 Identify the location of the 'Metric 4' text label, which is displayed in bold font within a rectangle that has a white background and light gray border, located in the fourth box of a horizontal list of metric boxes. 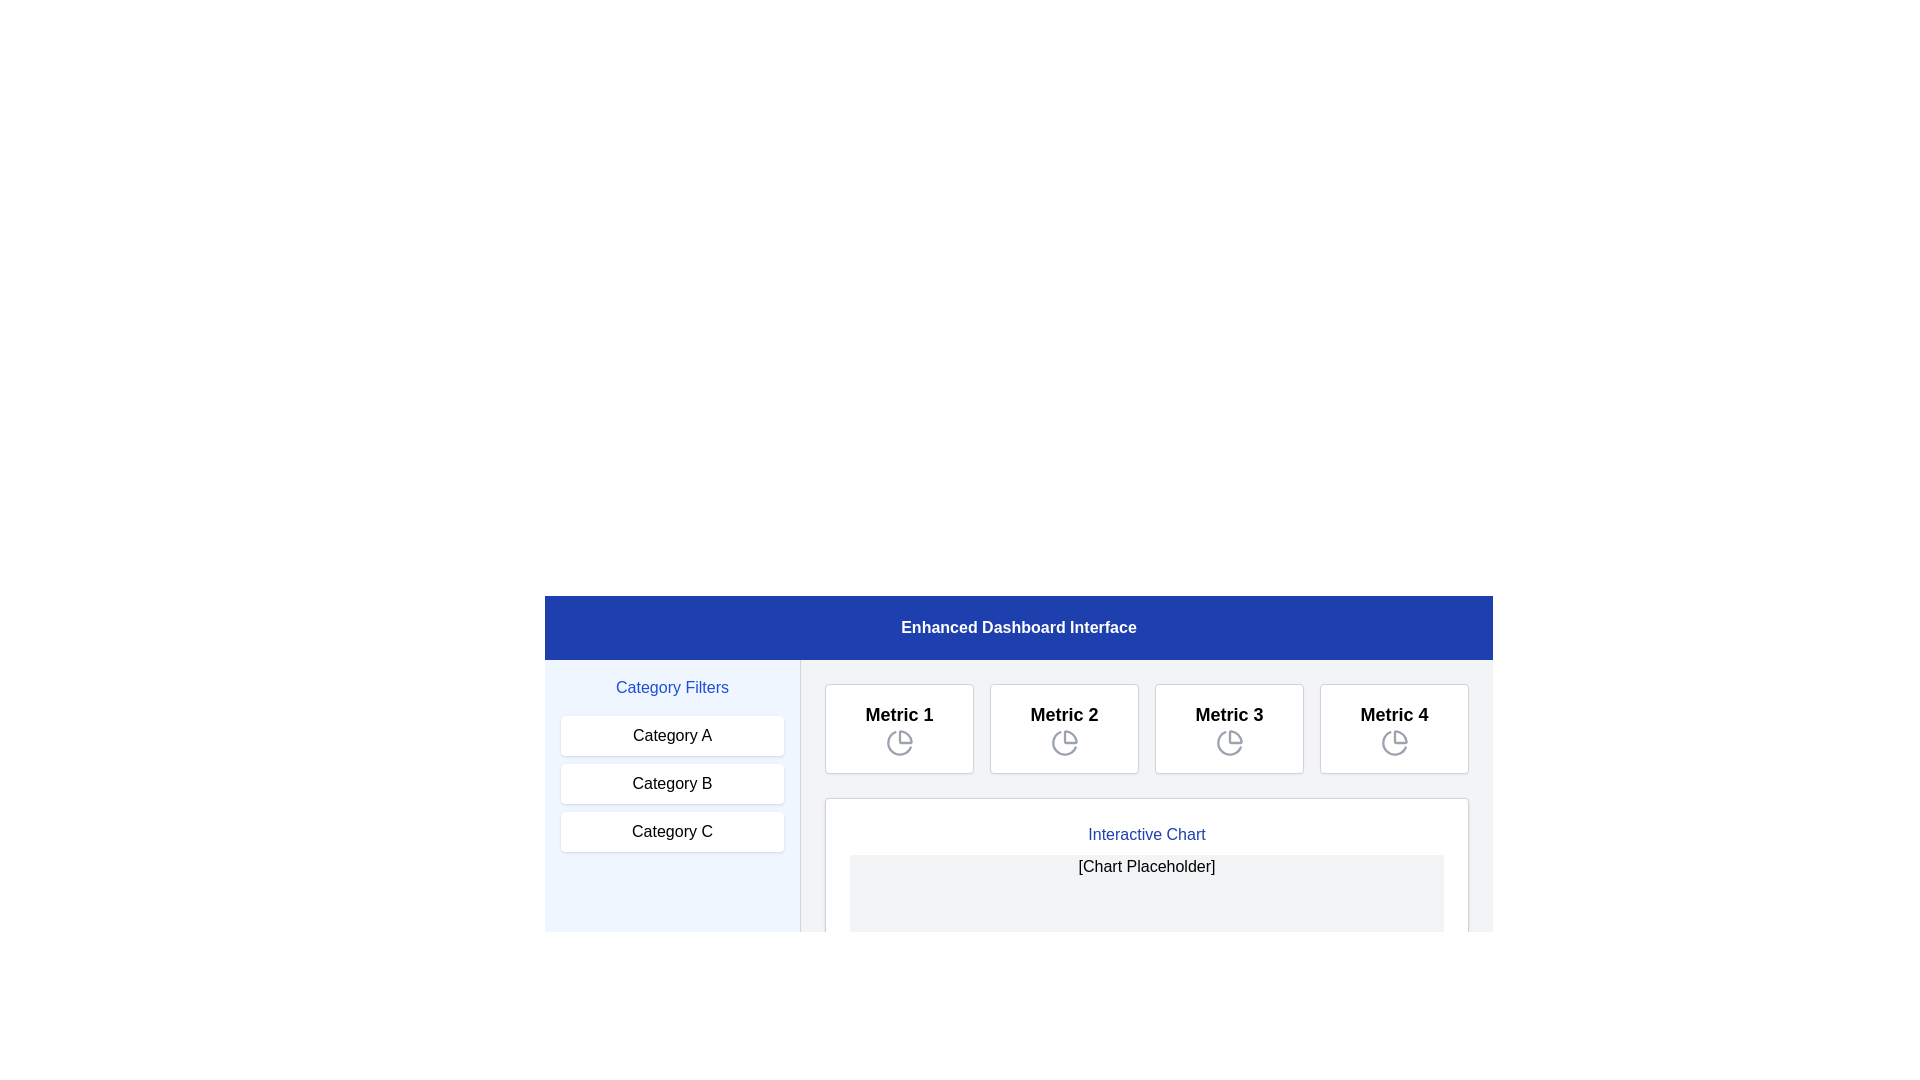
(1393, 713).